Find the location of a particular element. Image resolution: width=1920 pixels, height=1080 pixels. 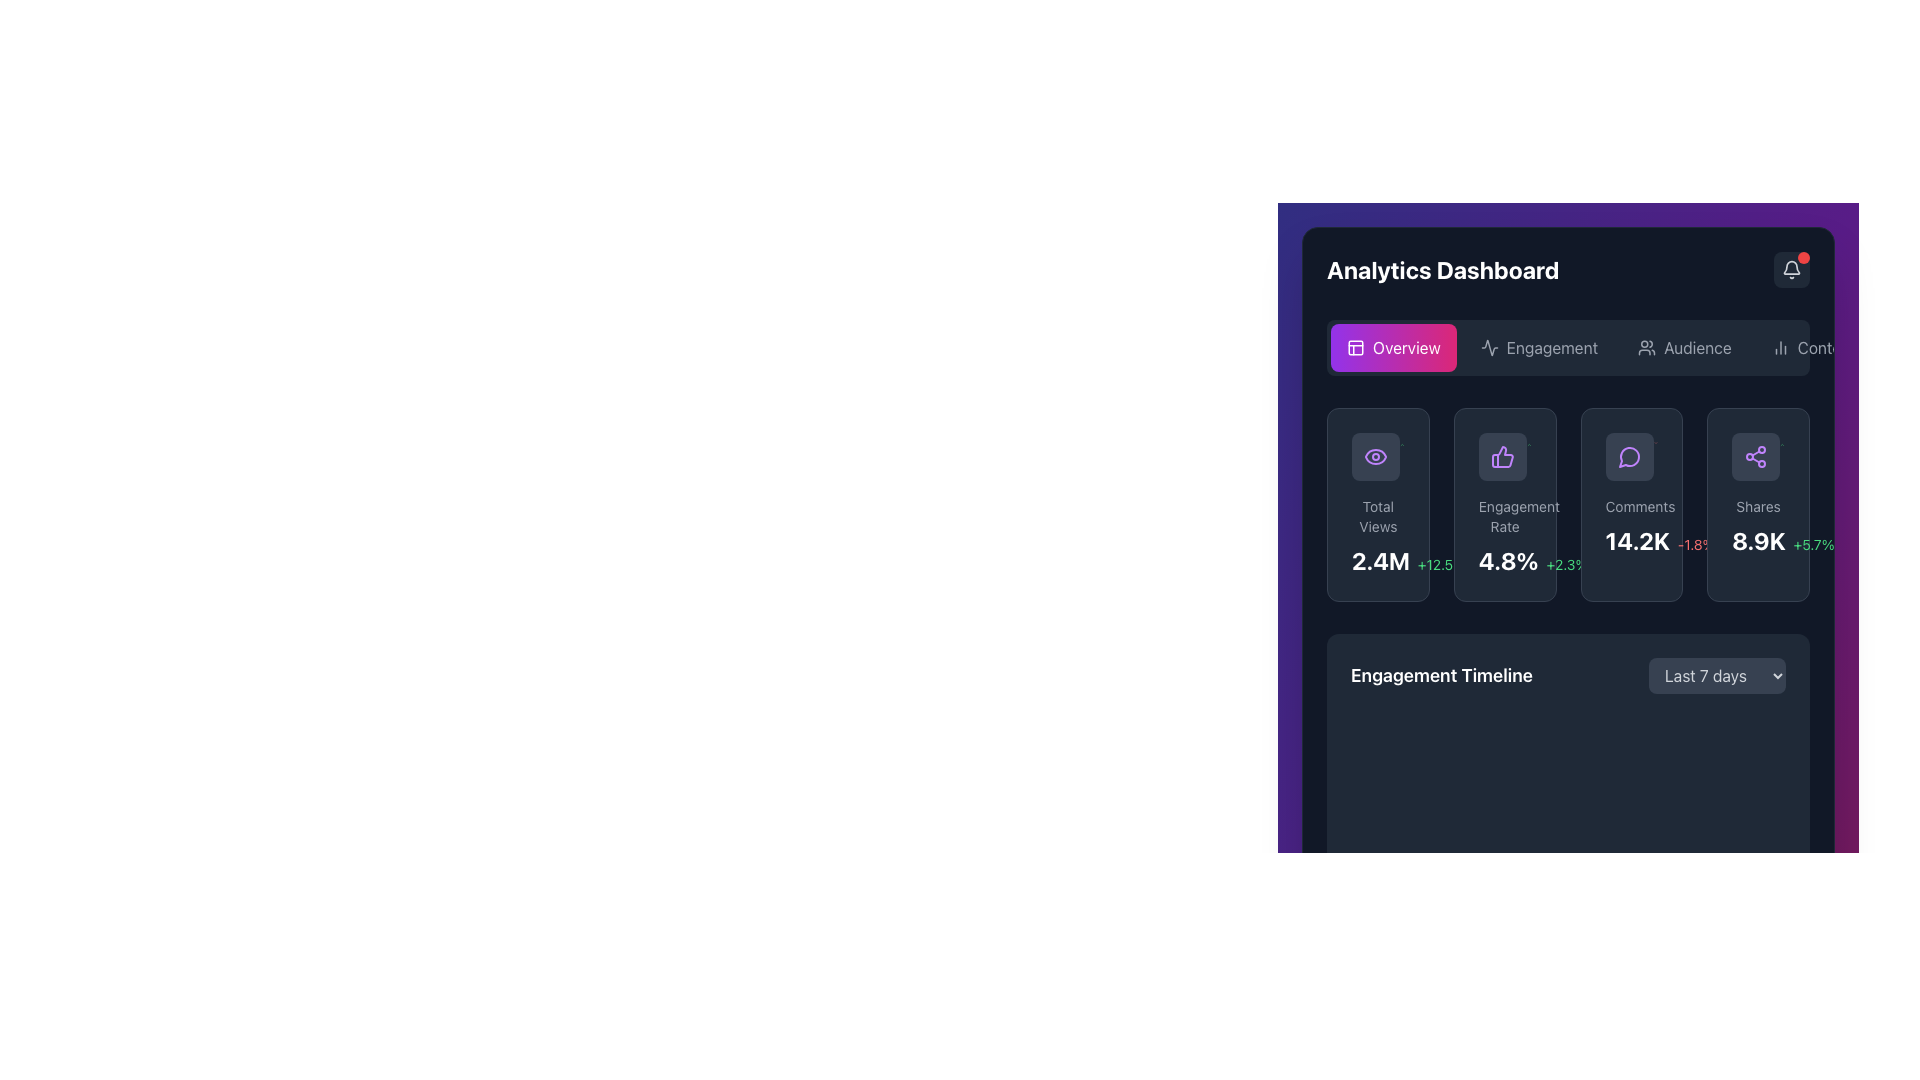

the static text element displaying the total count of shares in the fourth column of the dashboard interface is located at coordinates (1757, 540).